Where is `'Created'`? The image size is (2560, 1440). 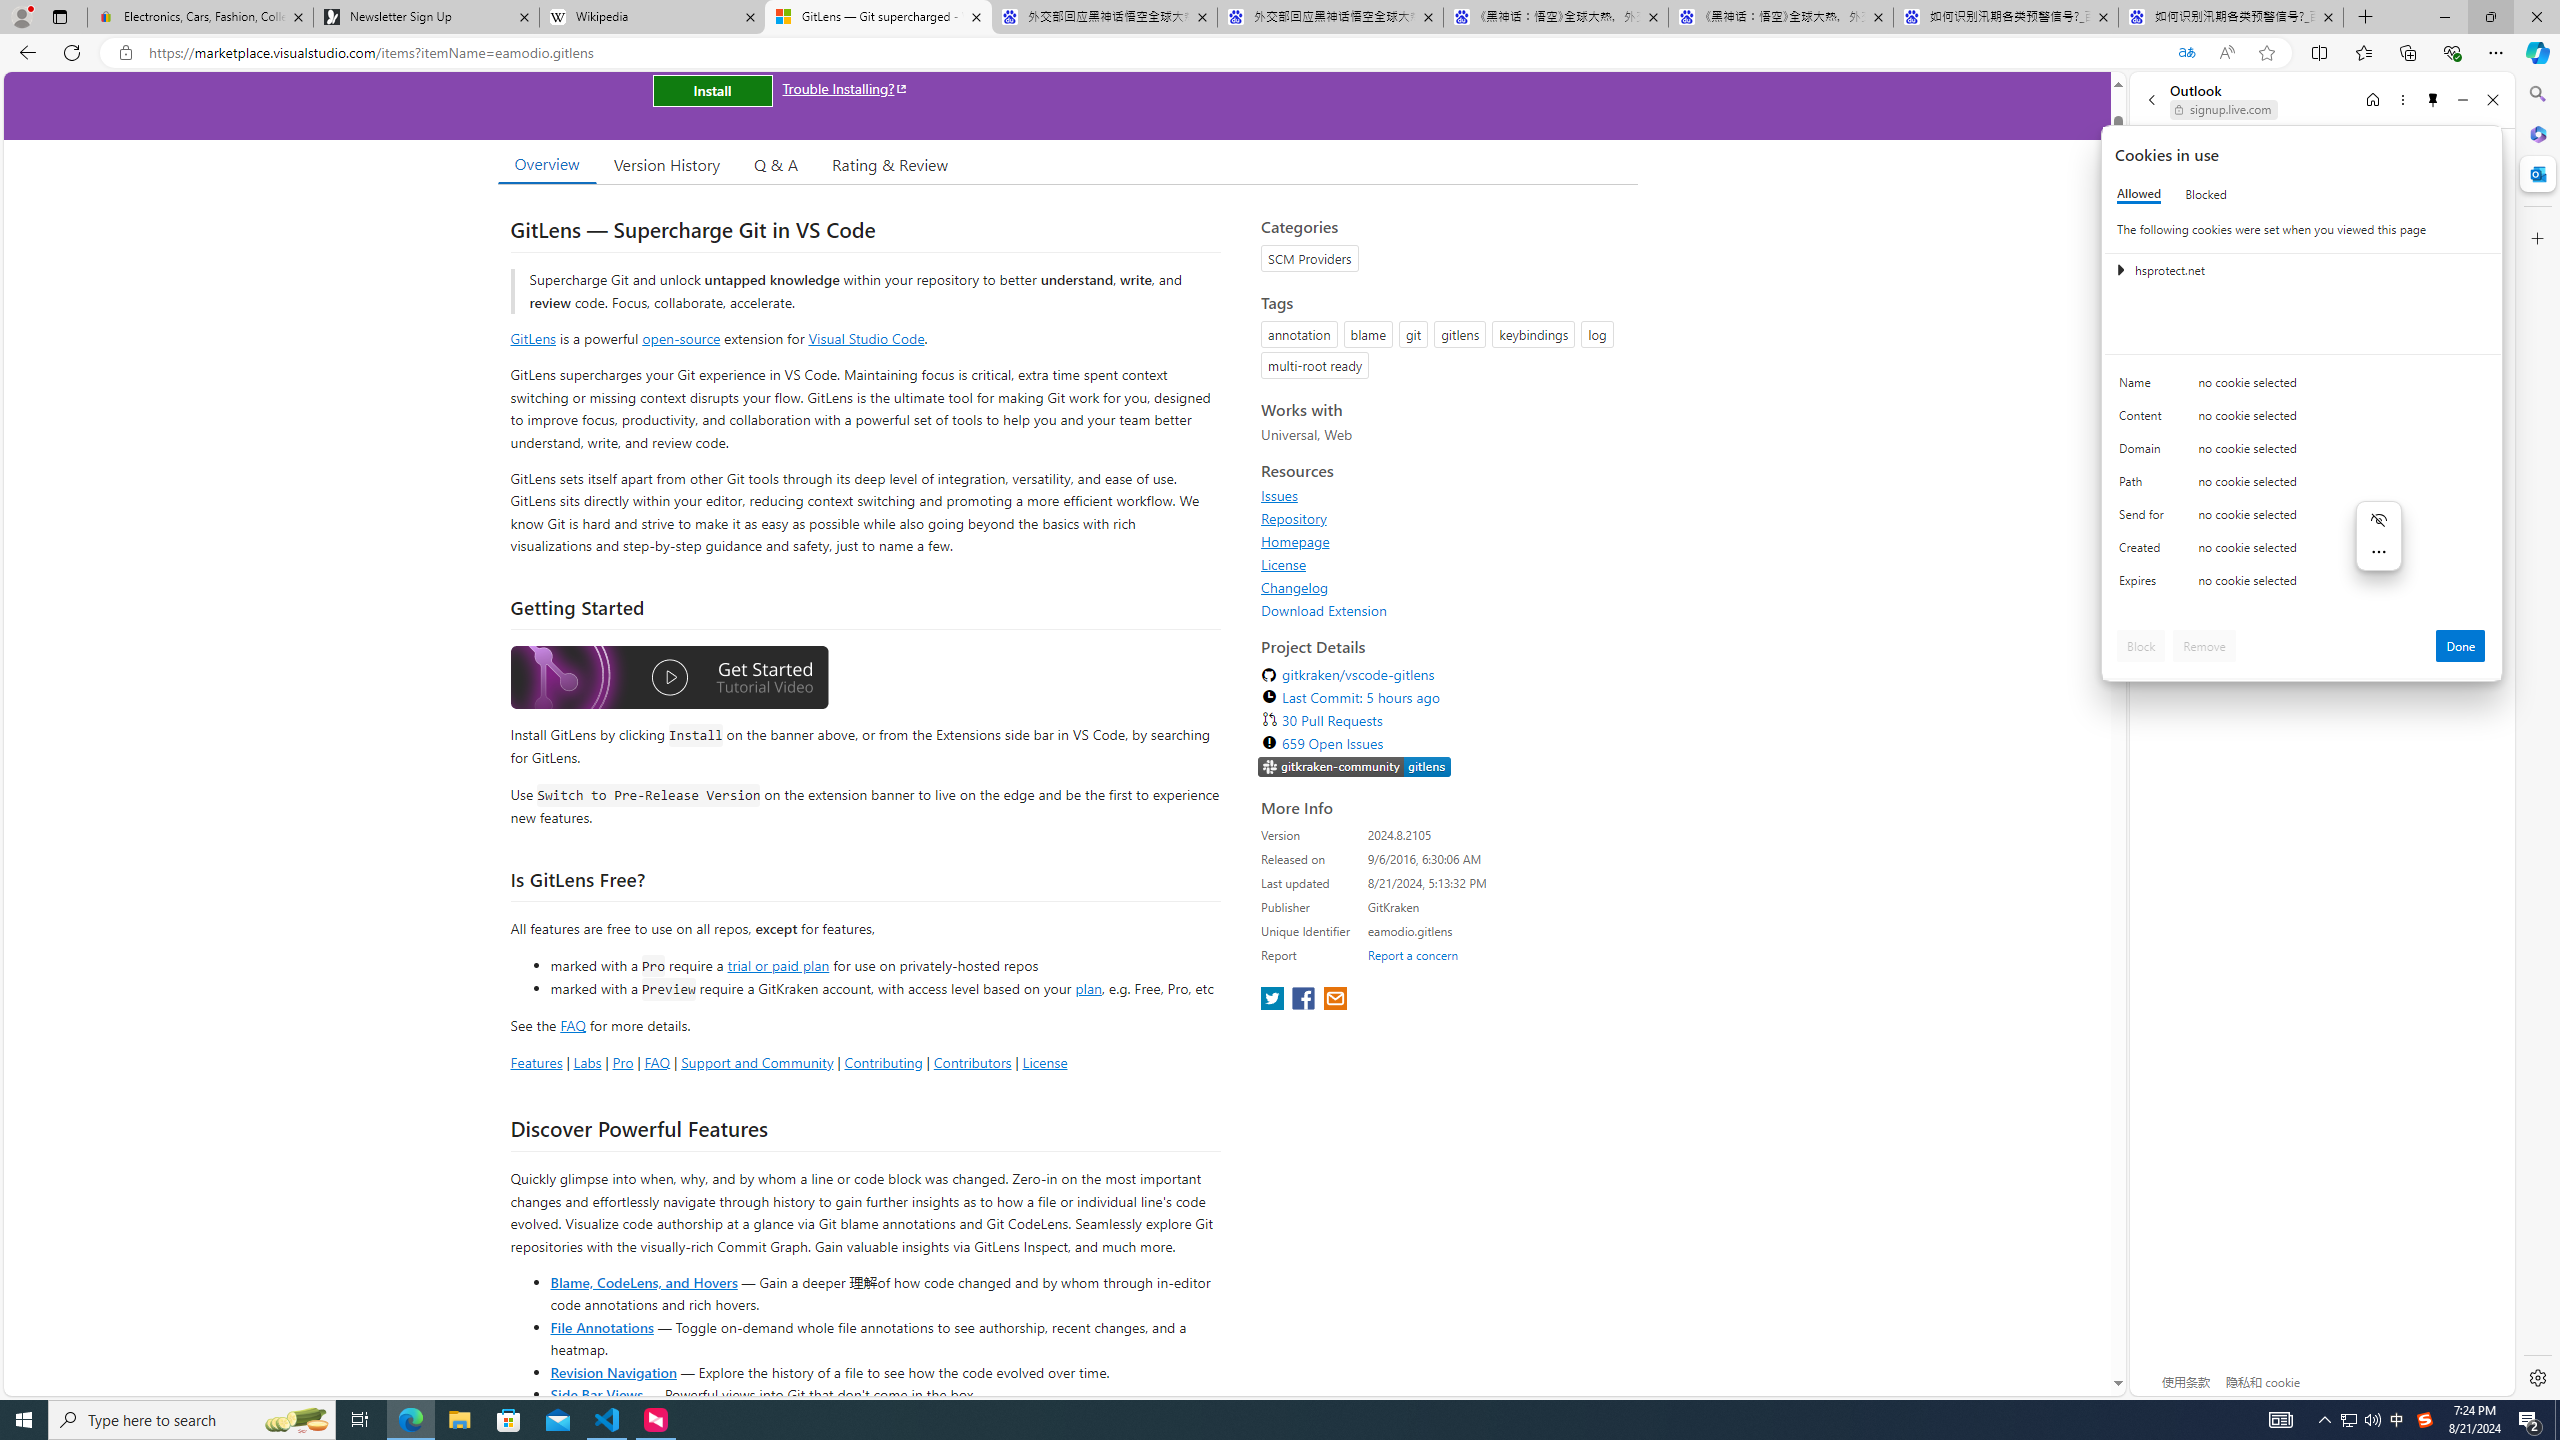
'Created' is located at coordinates (2144, 551).